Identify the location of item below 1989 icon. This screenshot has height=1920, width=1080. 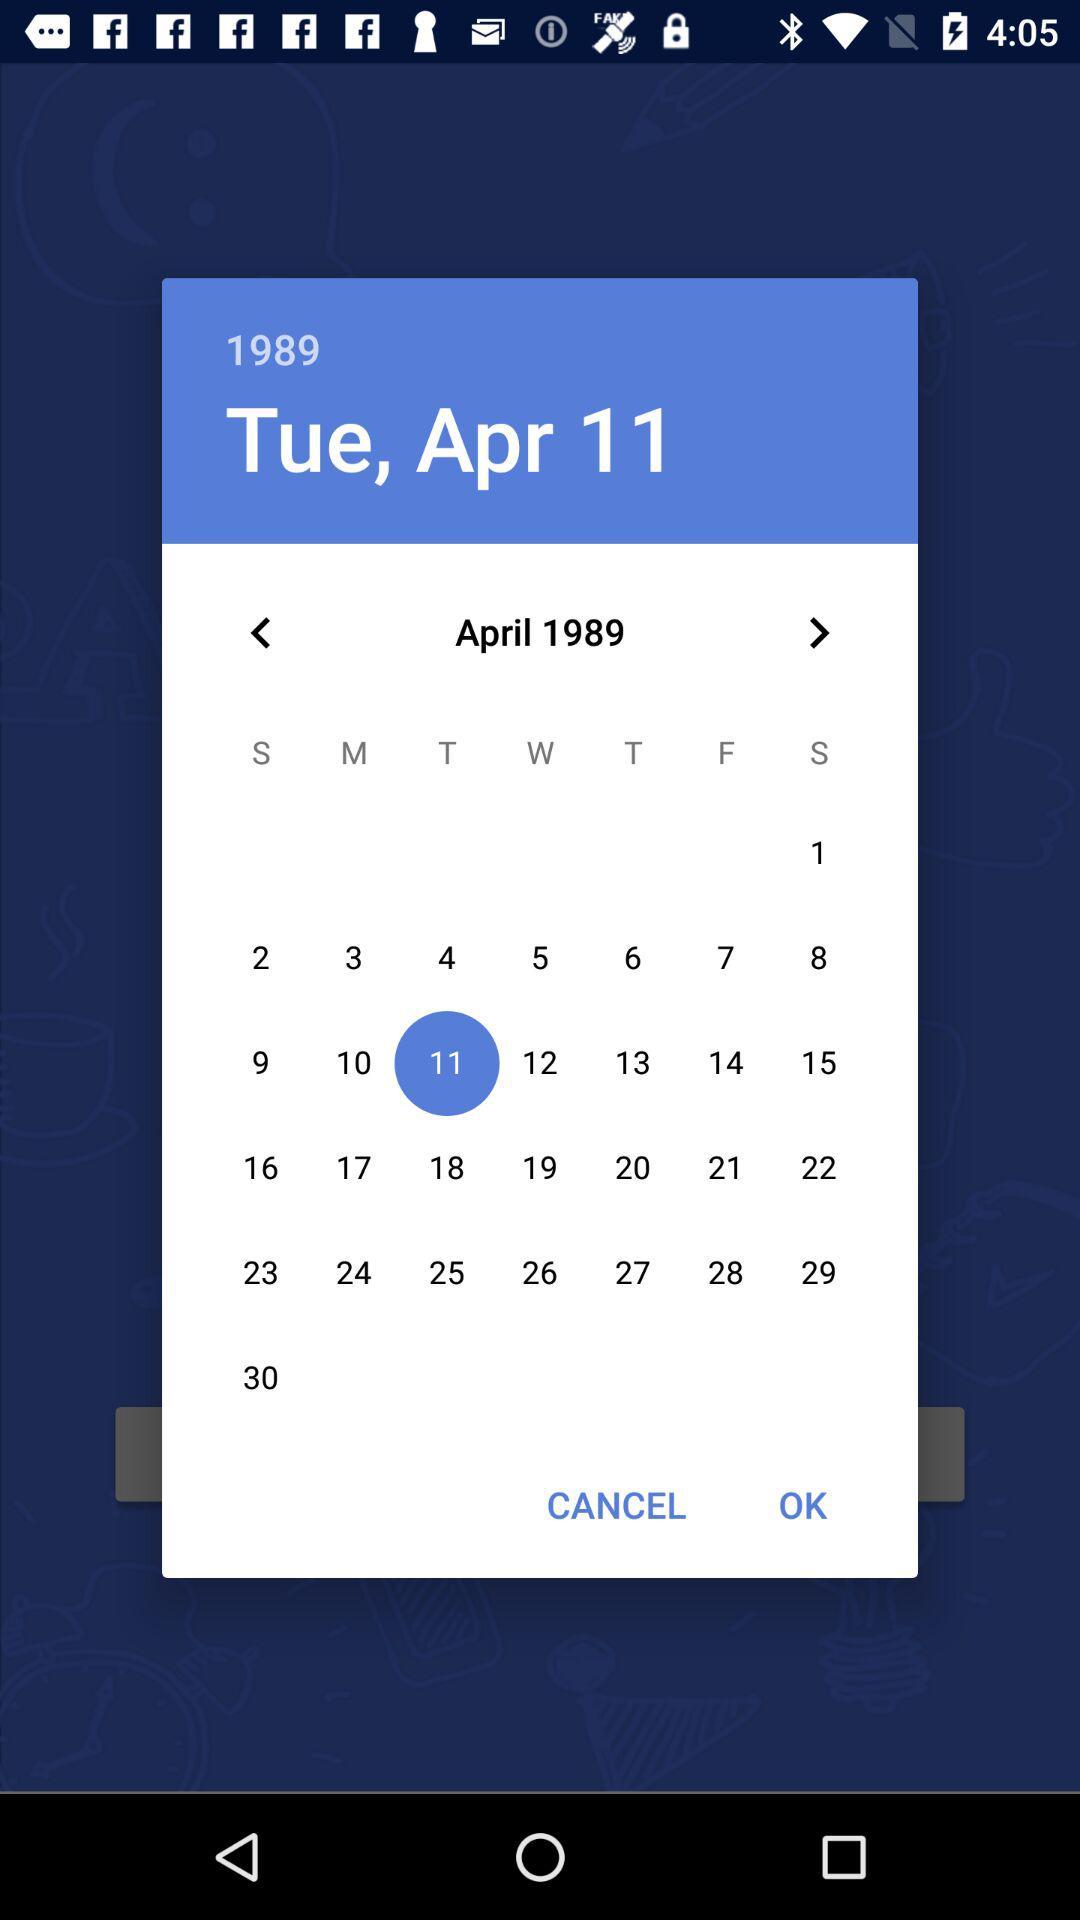
(818, 632).